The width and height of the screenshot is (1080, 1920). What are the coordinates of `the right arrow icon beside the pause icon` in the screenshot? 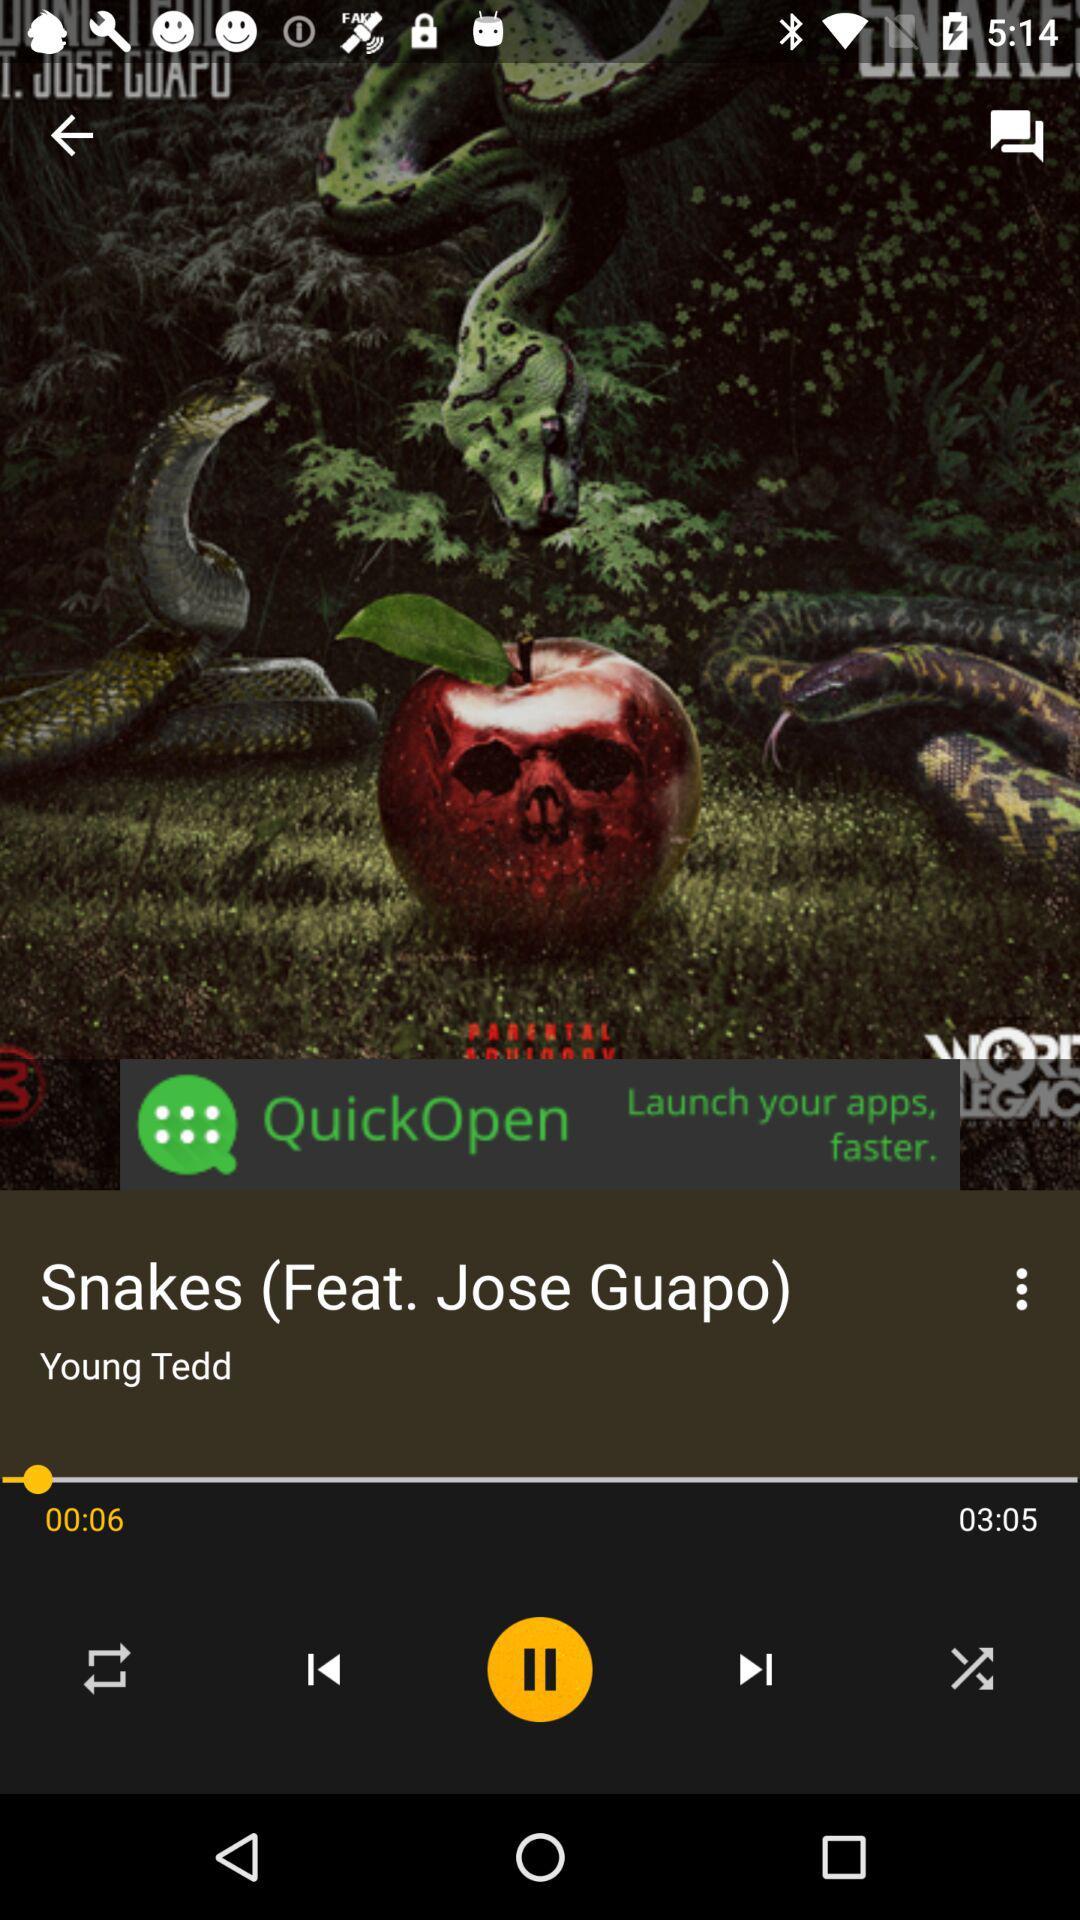 It's located at (756, 1669).